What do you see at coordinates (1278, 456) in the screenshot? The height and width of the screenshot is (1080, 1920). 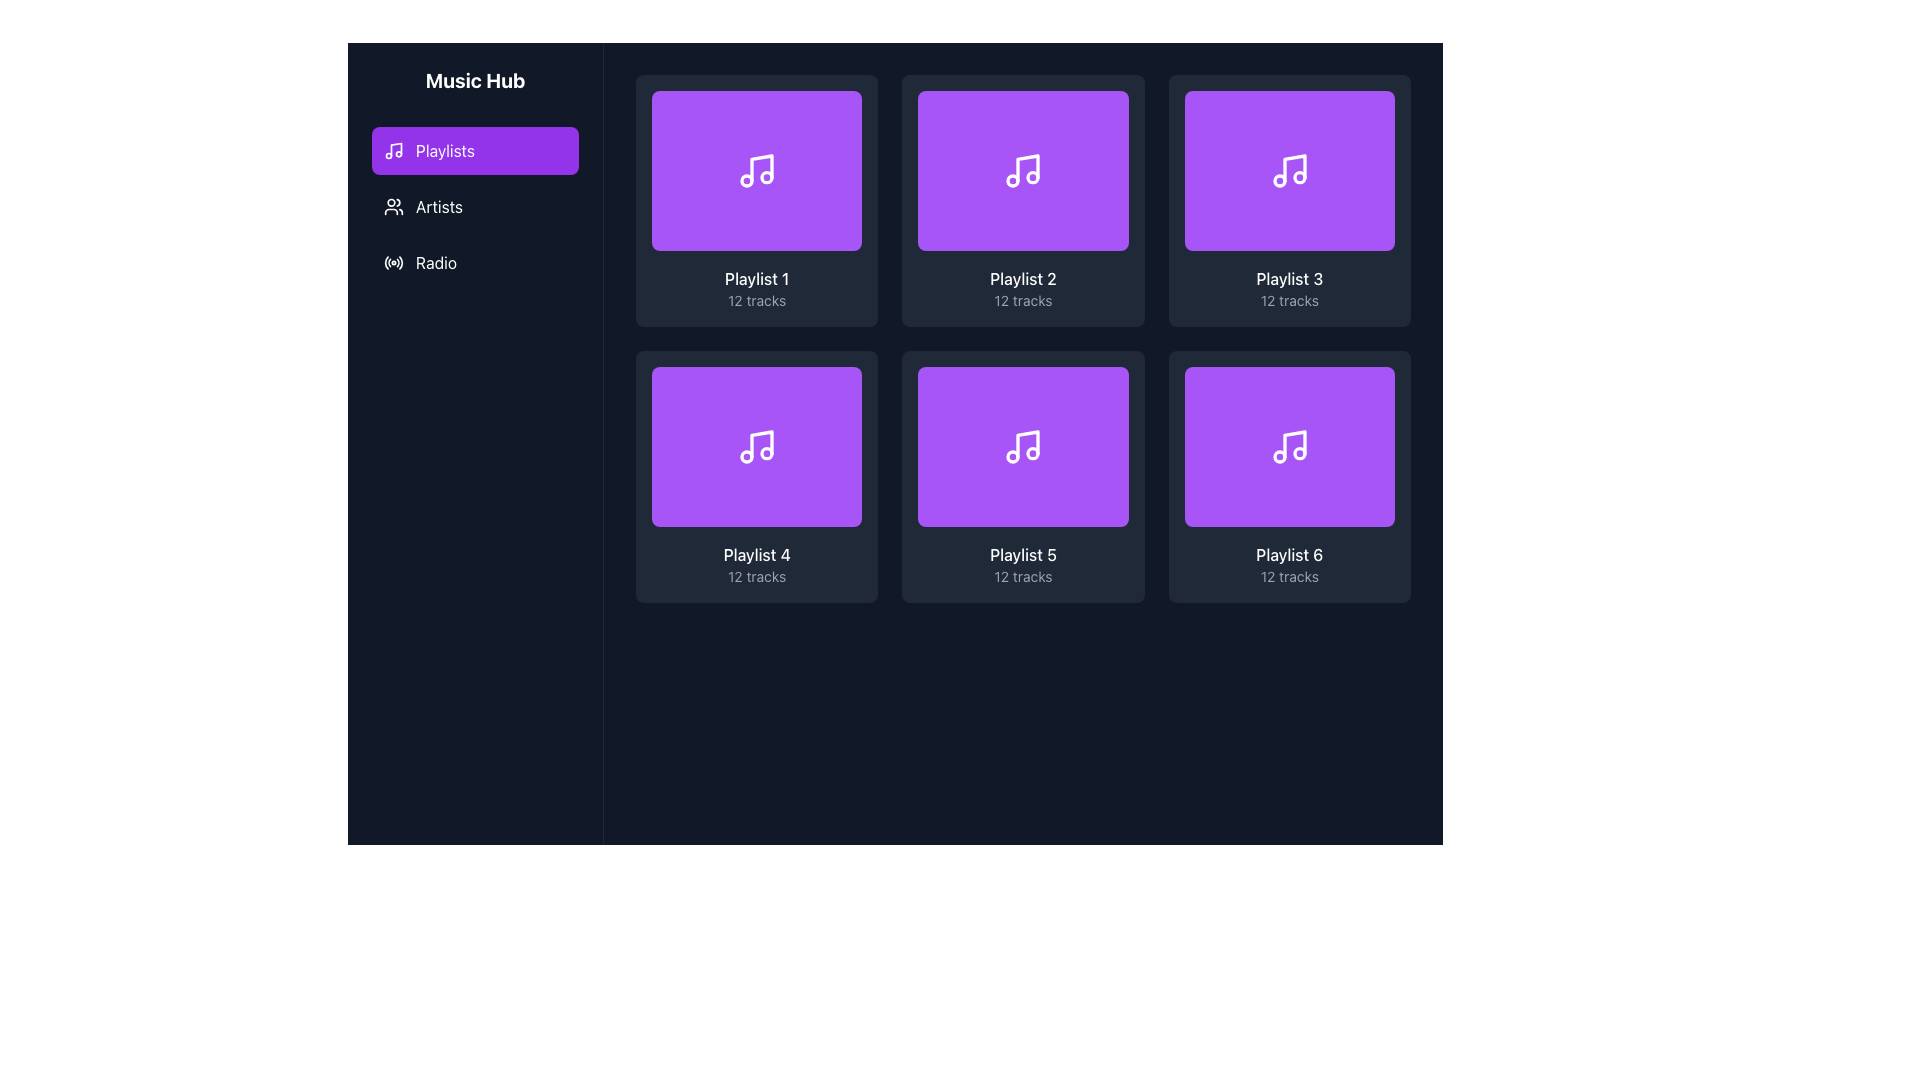 I see `the small circular shape within the music note icon of the 'Playlist 6' card, located on the third row and second column of the playlist grid` at bounding box center [1278, 456].